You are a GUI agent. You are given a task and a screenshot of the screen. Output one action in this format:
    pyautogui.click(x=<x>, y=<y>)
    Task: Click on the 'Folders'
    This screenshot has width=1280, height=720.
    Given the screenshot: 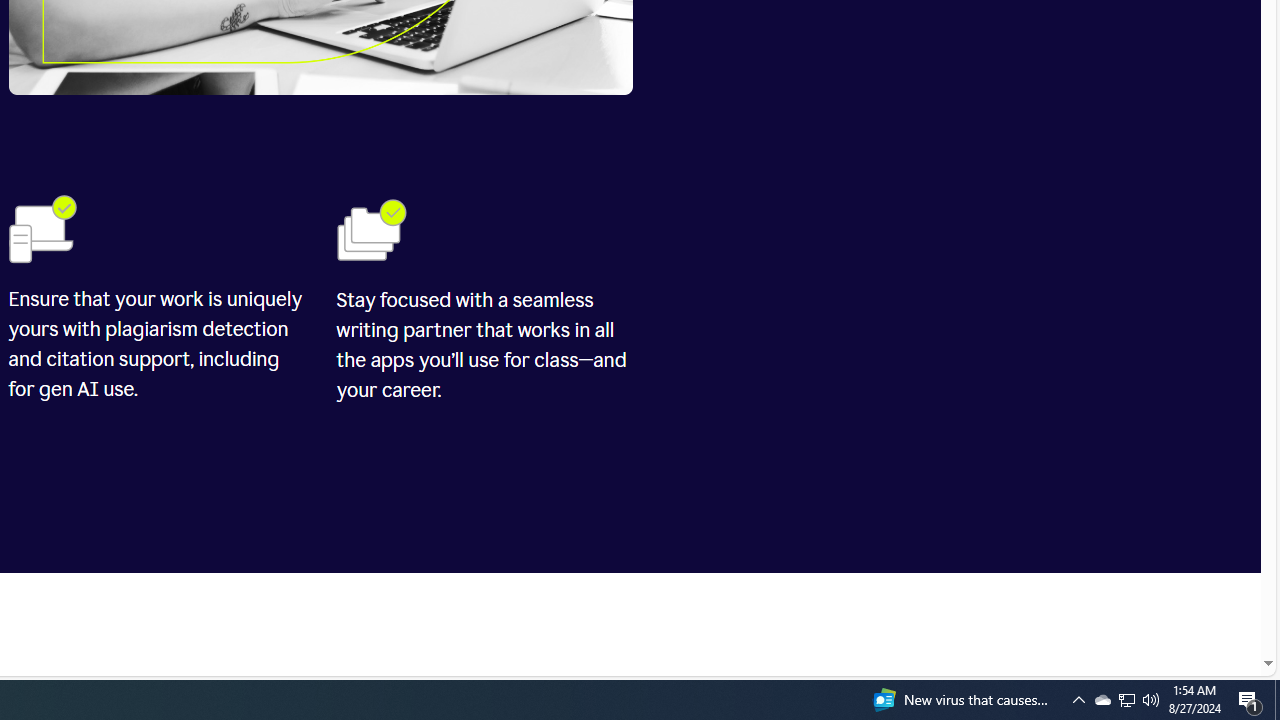 What is the action you would take?
    pyautogui.click(x=371, y=228)
    